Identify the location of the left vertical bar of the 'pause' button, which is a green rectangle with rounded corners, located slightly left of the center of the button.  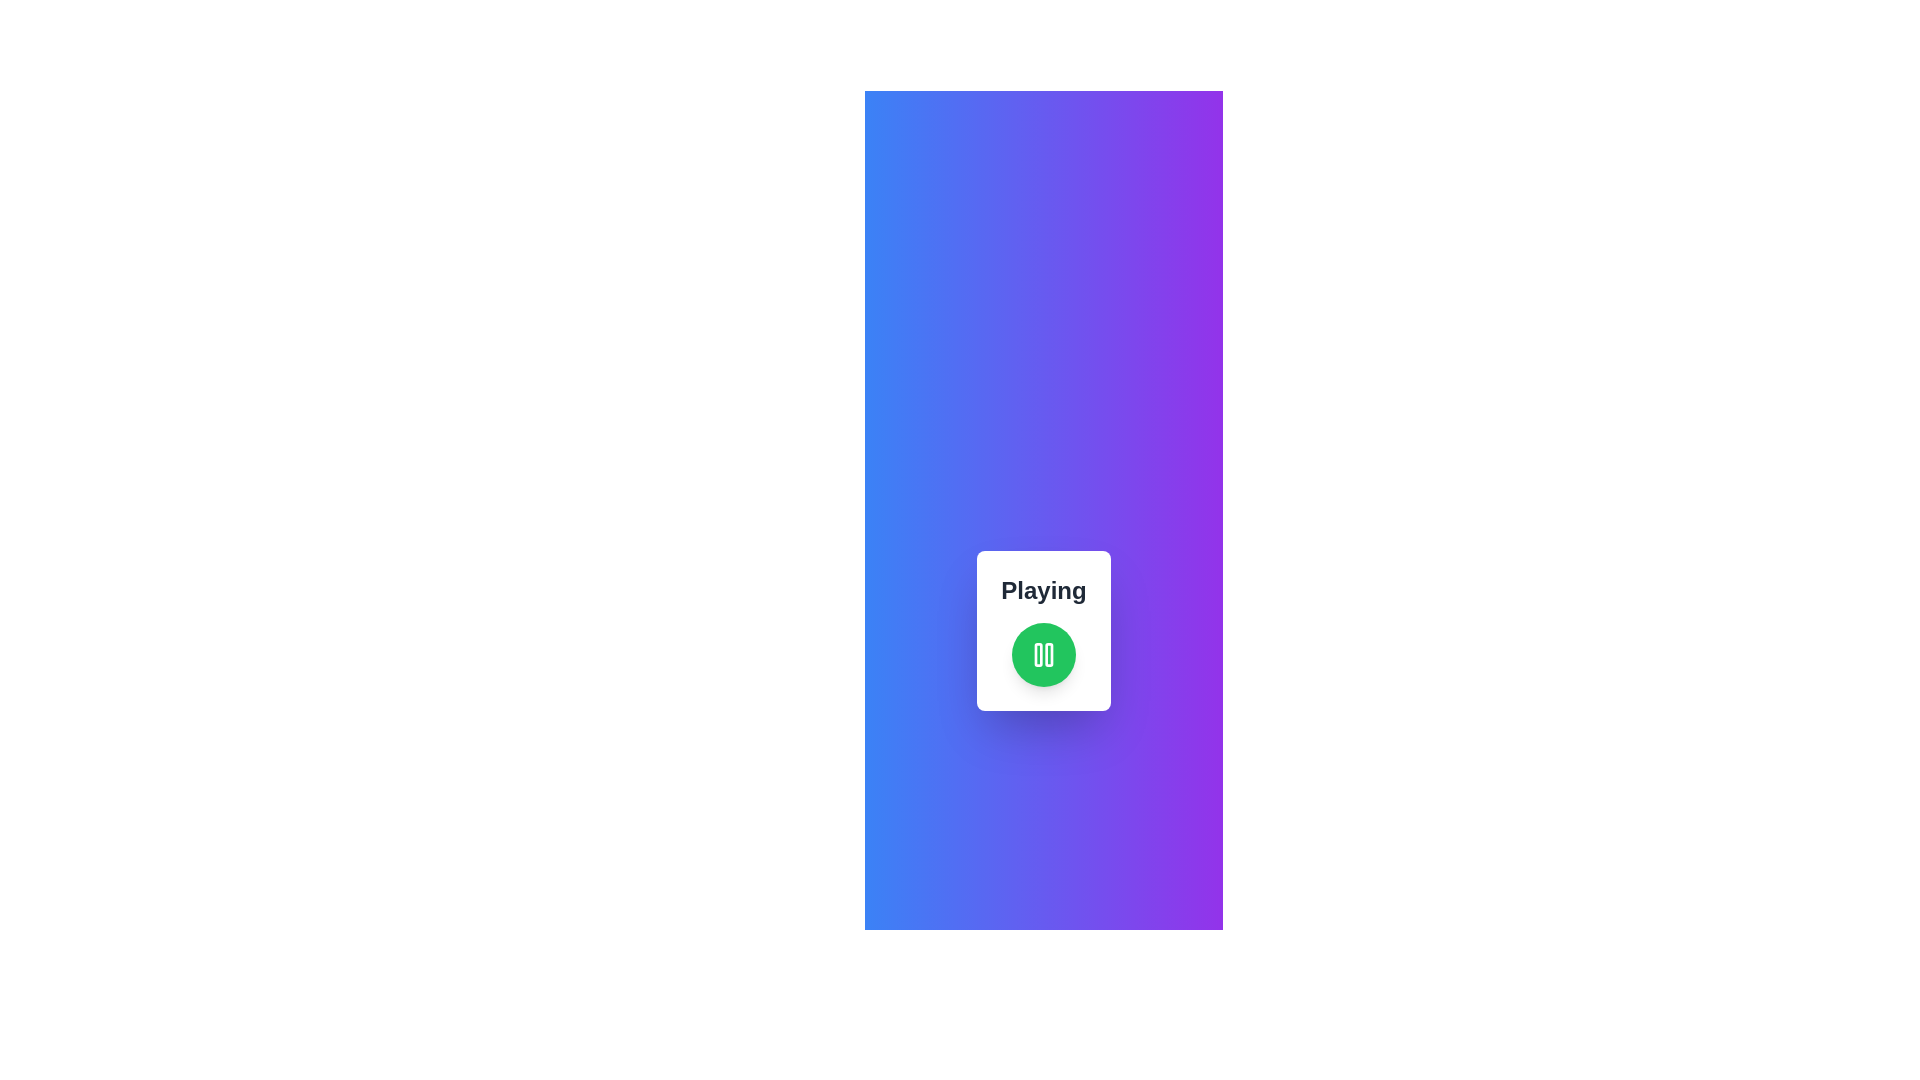
(1037, 655).